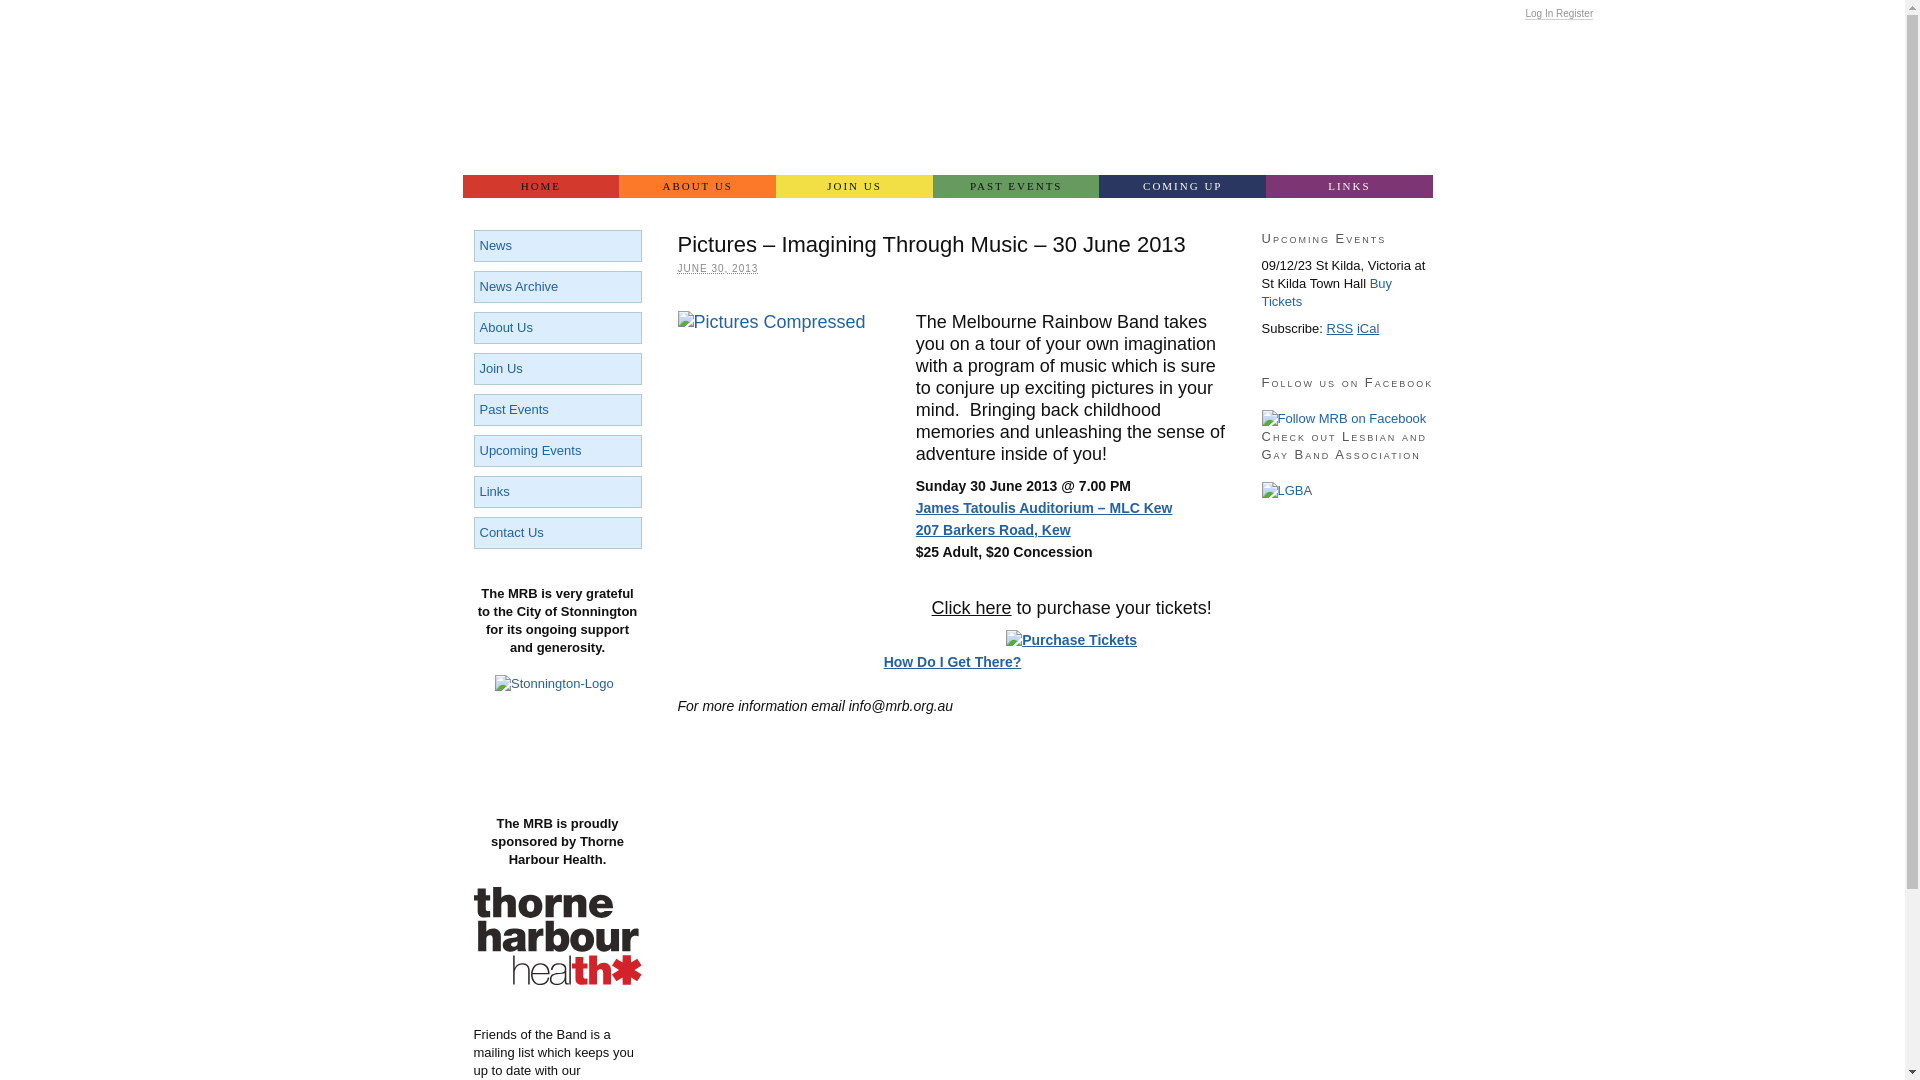  Describe the element at coordinates (952, 662) in the screenshot. I see `'How Do I Get There?'` at that location.